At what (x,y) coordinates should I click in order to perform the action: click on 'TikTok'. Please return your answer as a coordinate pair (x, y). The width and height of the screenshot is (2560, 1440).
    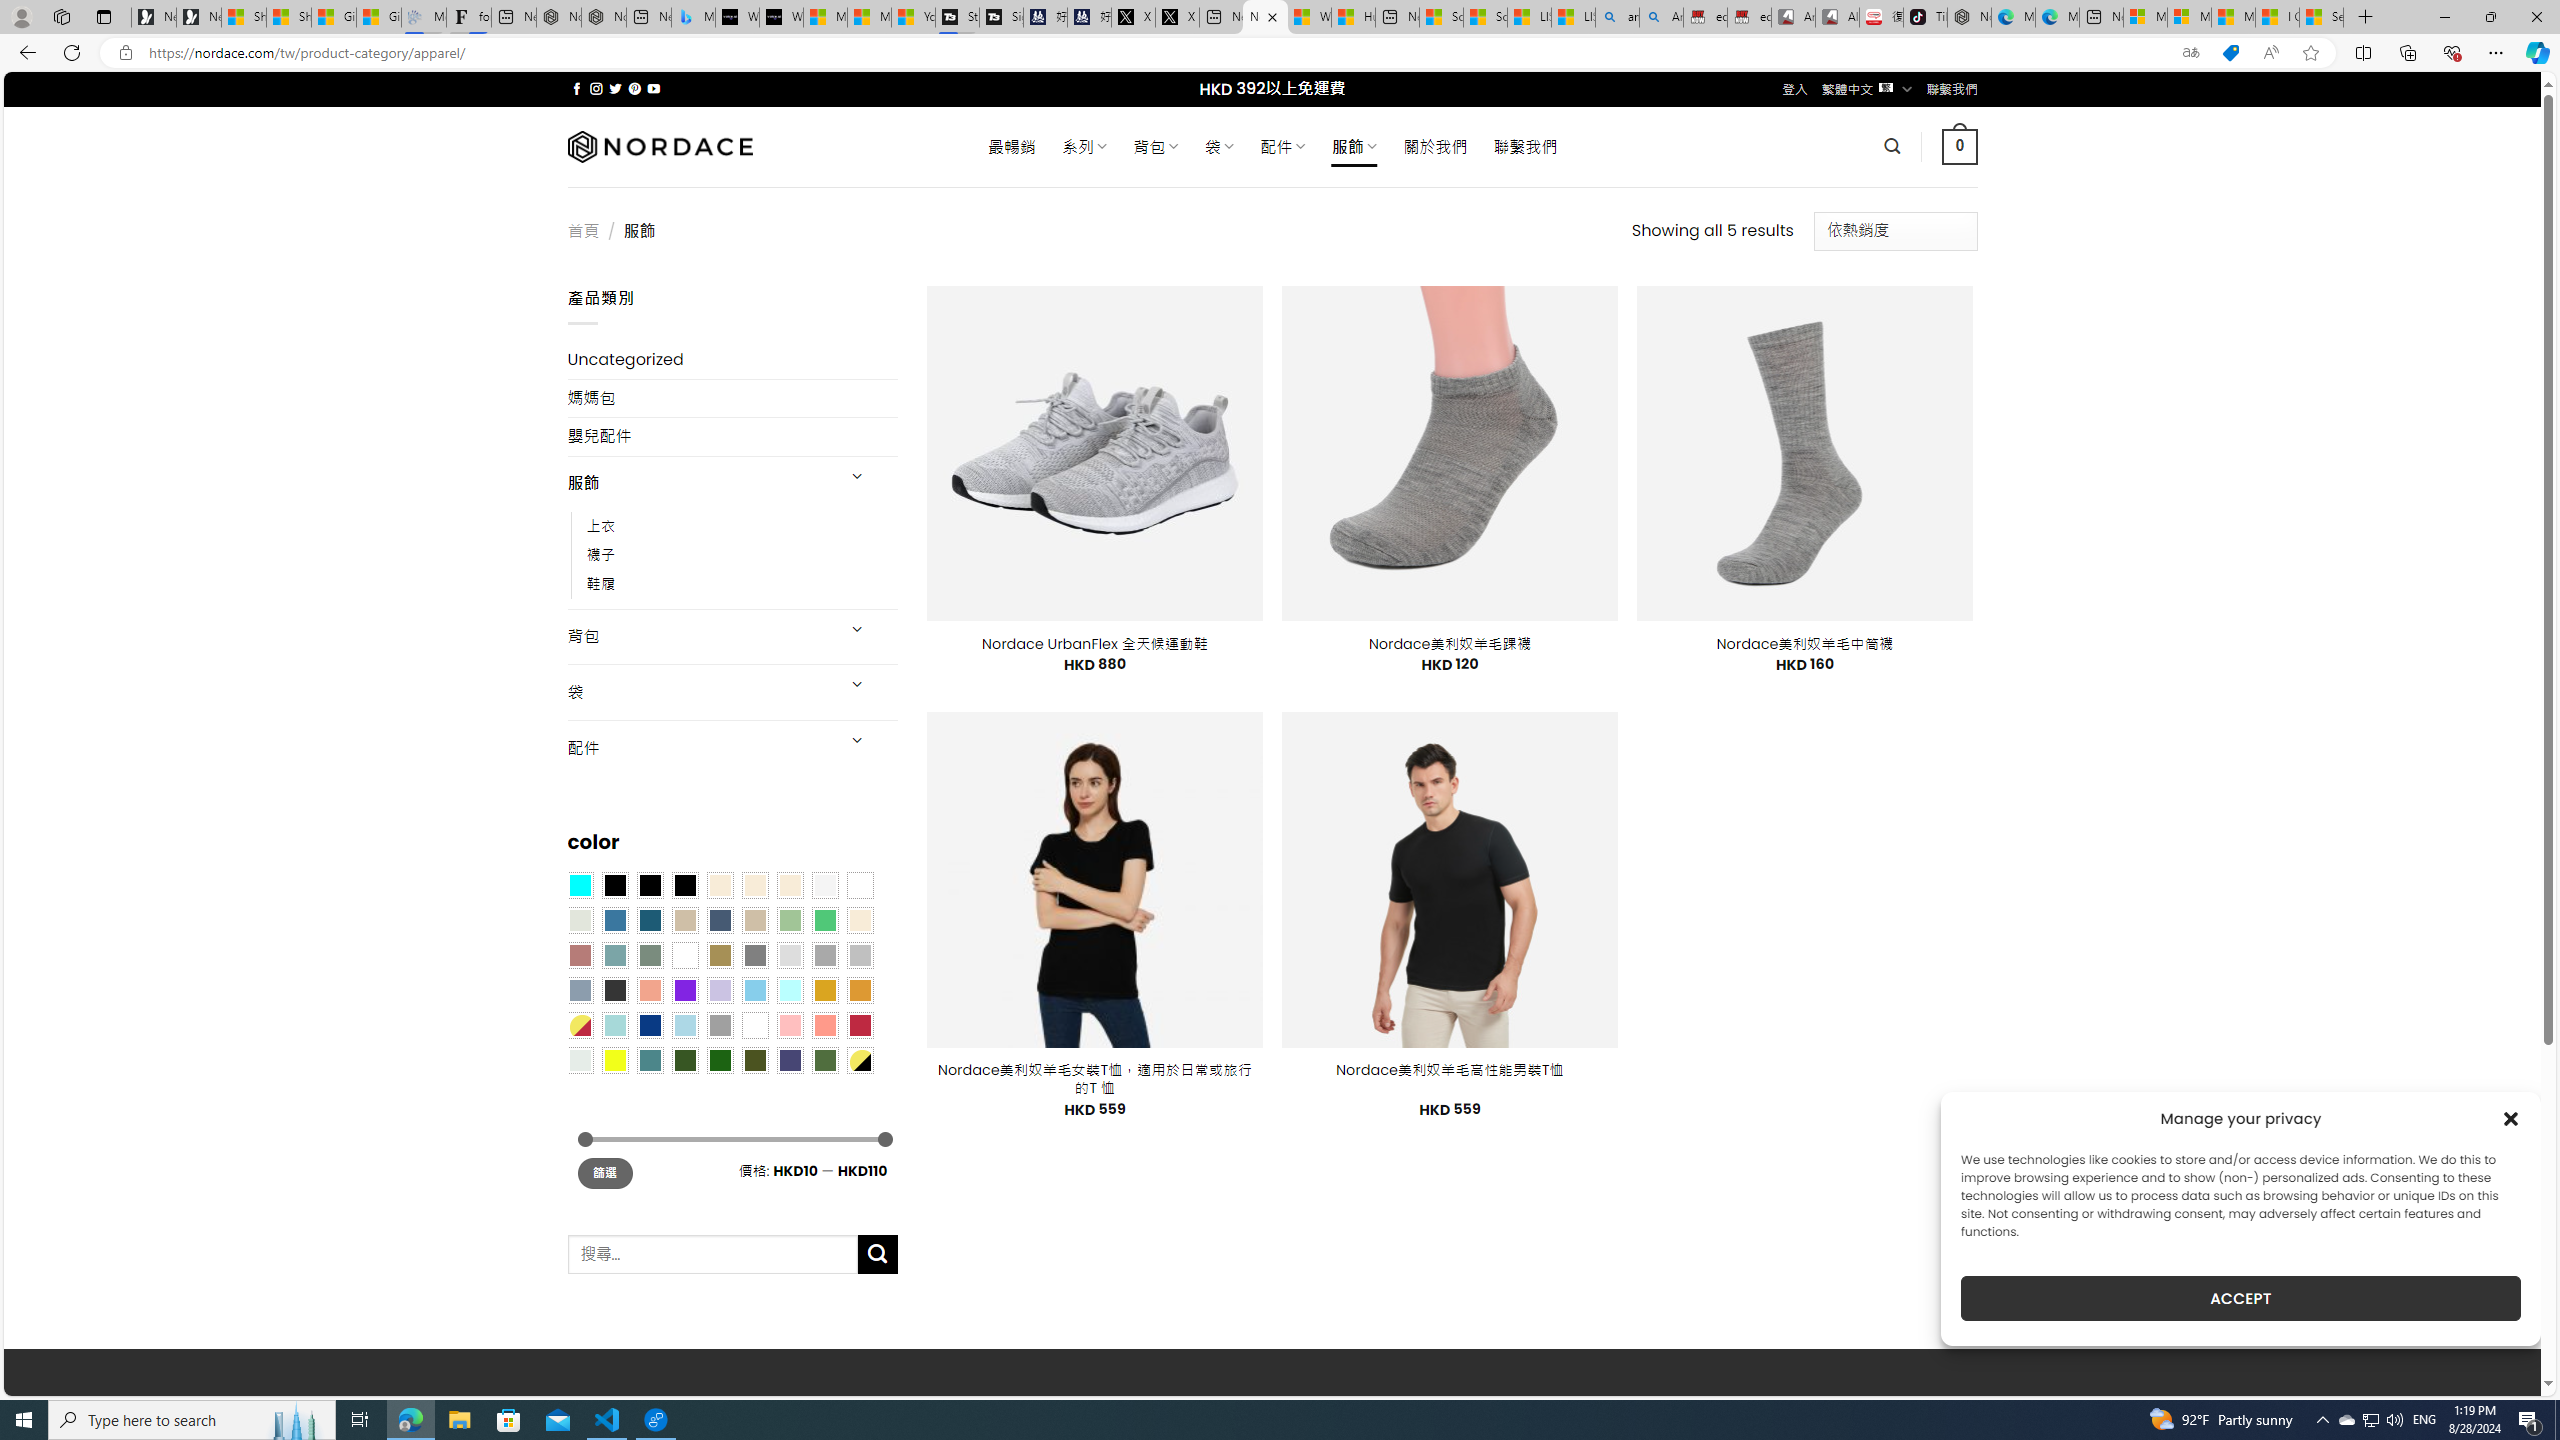
    Looking at the image, I should click on (1924, 16).